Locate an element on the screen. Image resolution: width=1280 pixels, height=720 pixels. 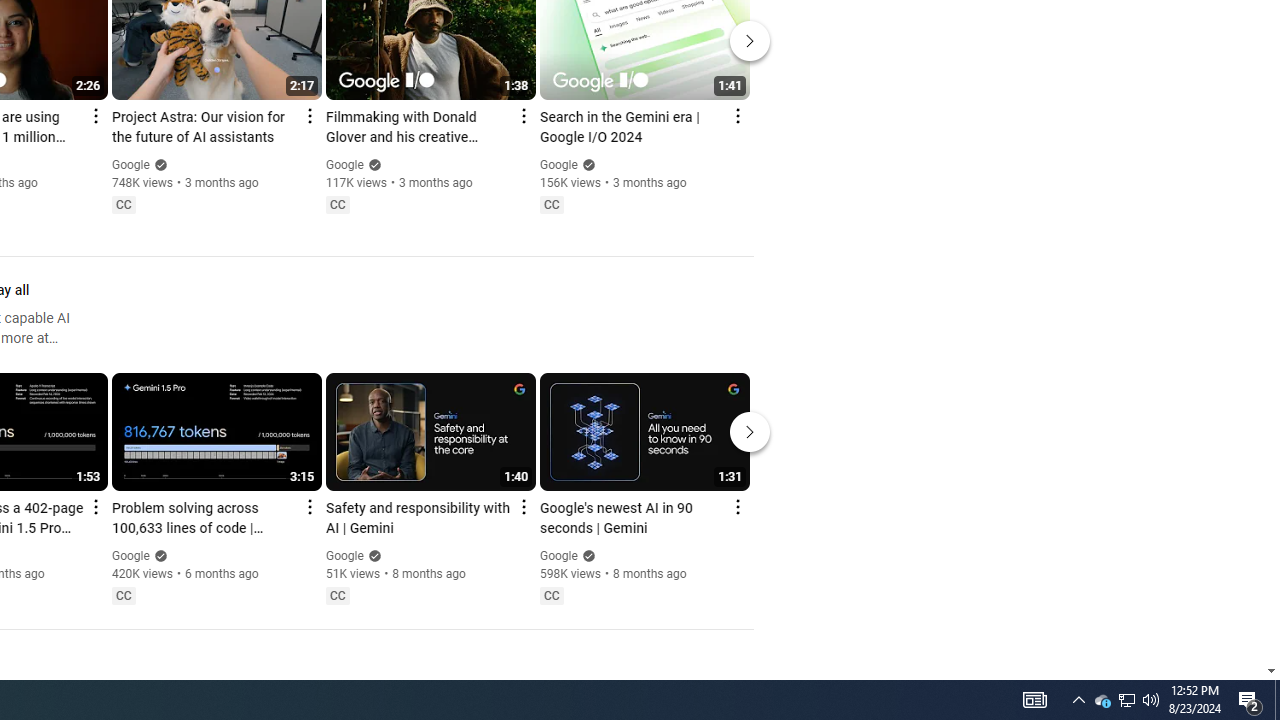
'Closed captions' is located at coordinates (551, 594).